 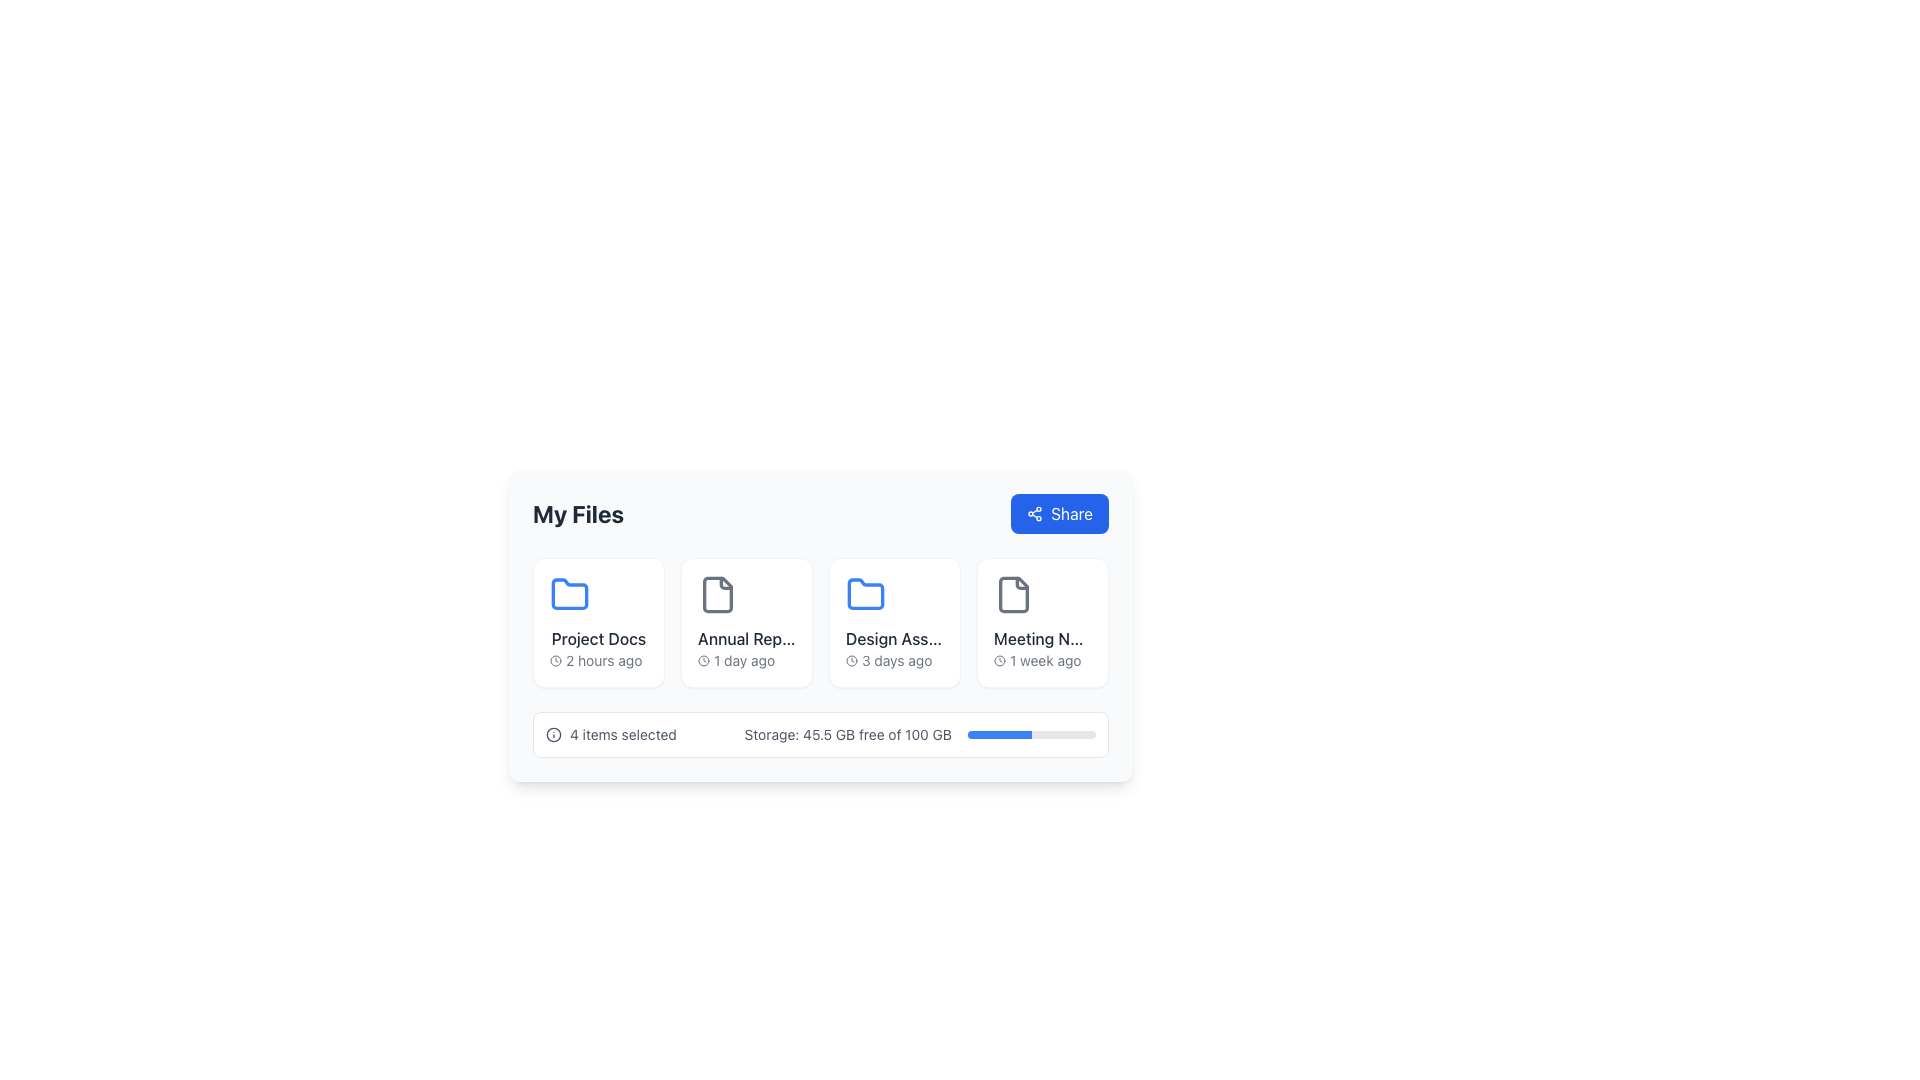 What do you see at coordinates (851, 660) in the screenshot?
I see `the icon that enhances the timestamp information '3 days ago', located to the immediate left of the text within the 'Design Assets' file card` at bounding box center [851, 660].